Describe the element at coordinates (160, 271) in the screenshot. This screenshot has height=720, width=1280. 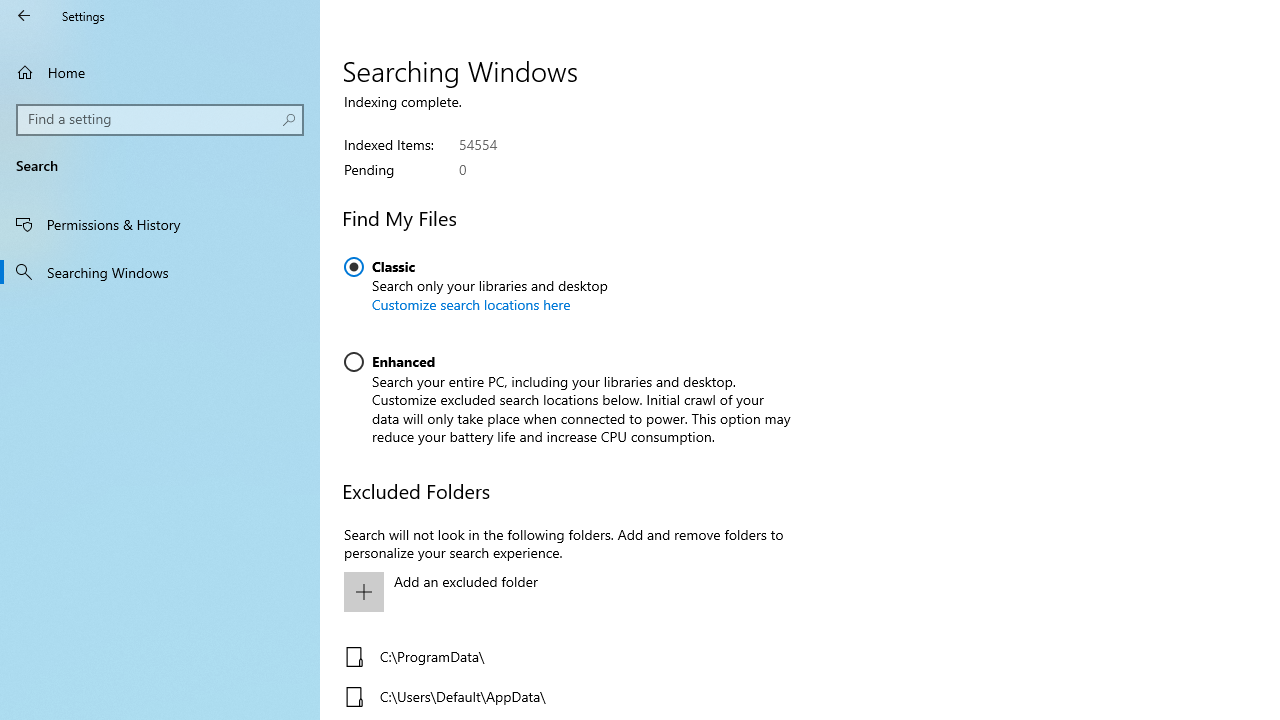
I see `'Searching Windows'` at that location.